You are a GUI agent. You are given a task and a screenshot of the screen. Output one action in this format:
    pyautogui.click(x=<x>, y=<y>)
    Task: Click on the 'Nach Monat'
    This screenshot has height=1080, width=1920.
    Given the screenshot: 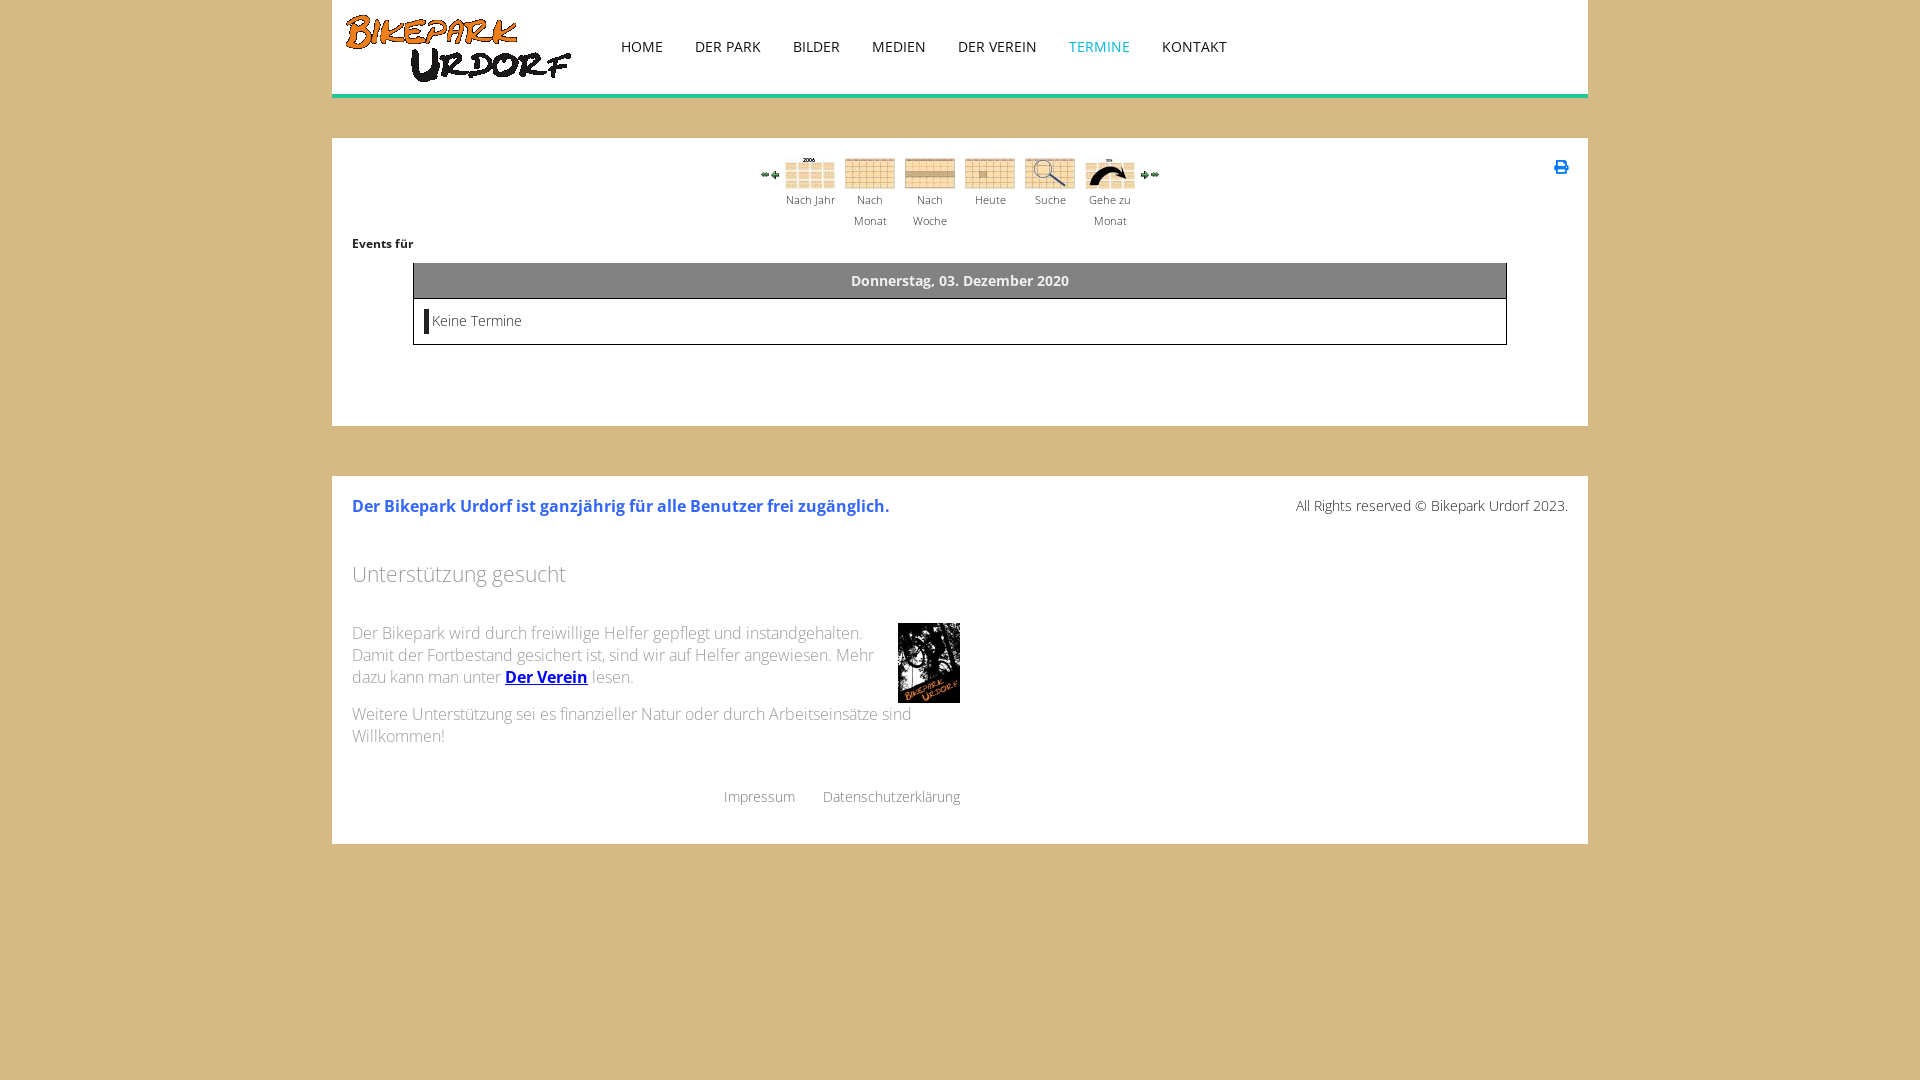 What is the action you would take?
    pyautogui.click(x=869, y=170)
    